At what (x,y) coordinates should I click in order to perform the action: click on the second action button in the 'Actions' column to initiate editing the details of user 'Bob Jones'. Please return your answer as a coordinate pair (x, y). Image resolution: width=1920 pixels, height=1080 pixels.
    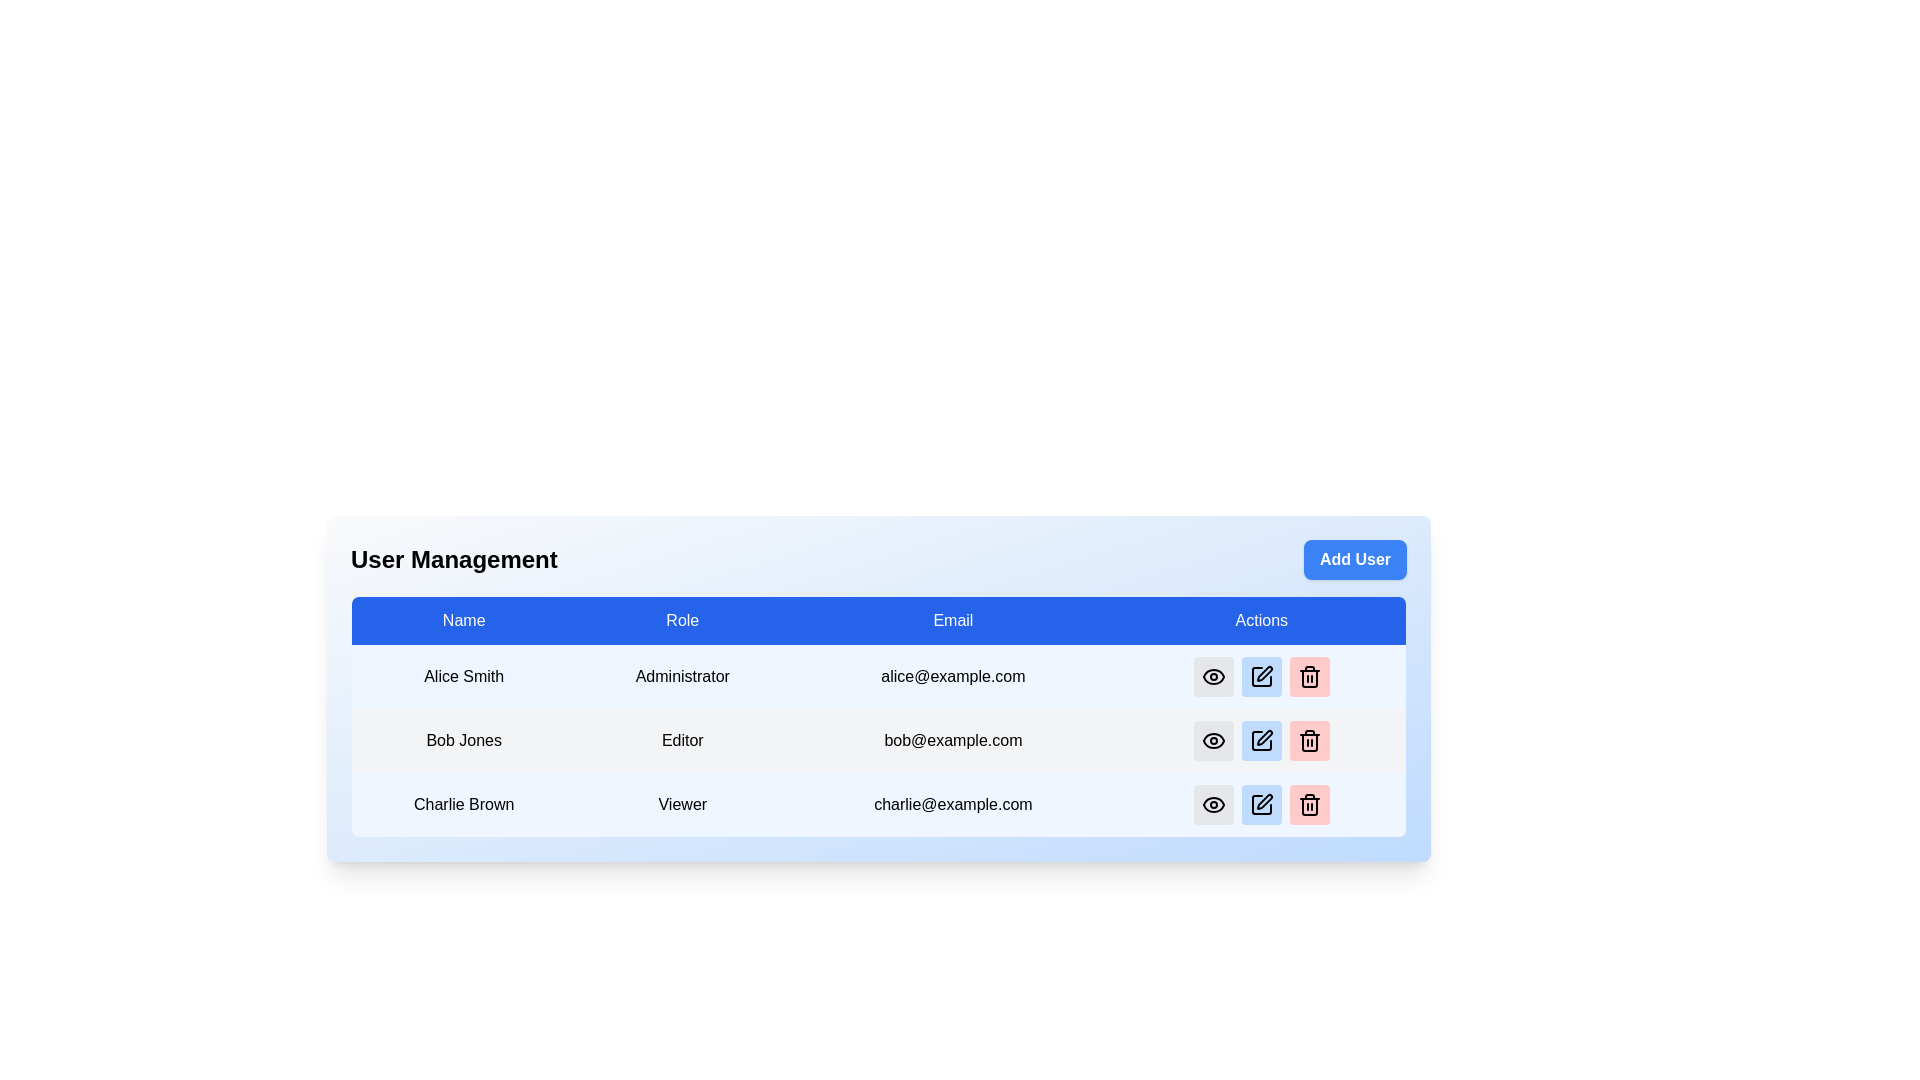
    Looking at the image, I should click on (1260, 740).